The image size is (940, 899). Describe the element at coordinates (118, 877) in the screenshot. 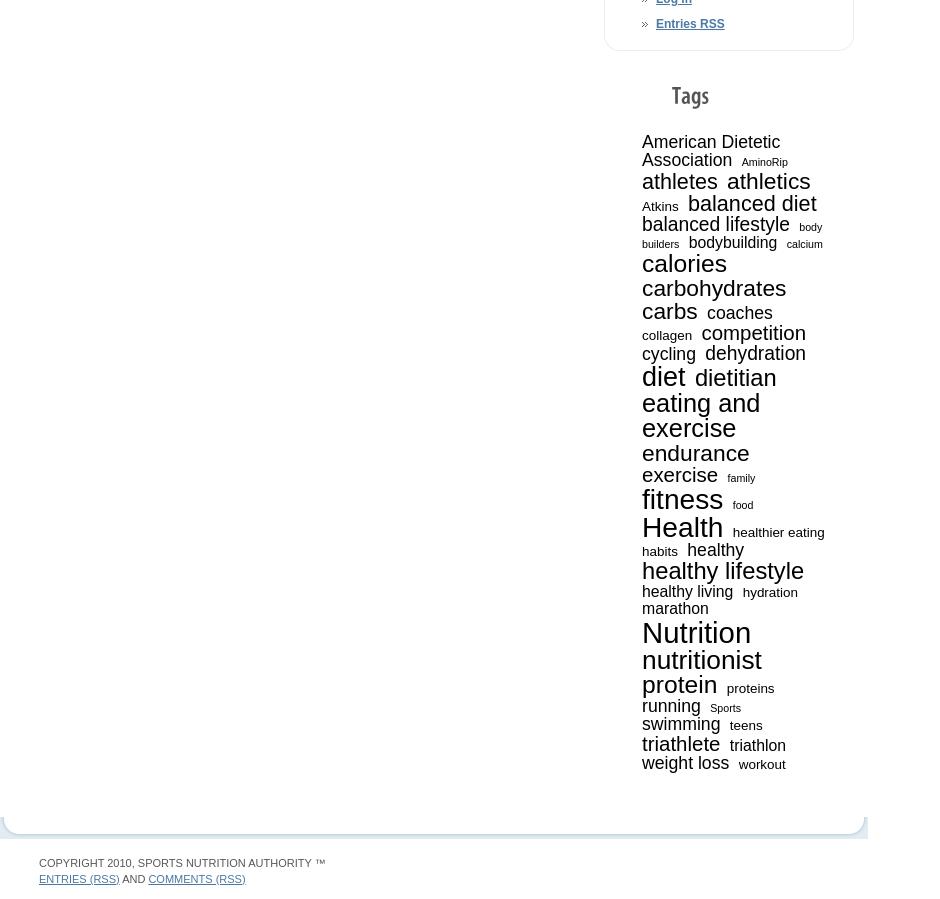

I see `'and'` at that location.